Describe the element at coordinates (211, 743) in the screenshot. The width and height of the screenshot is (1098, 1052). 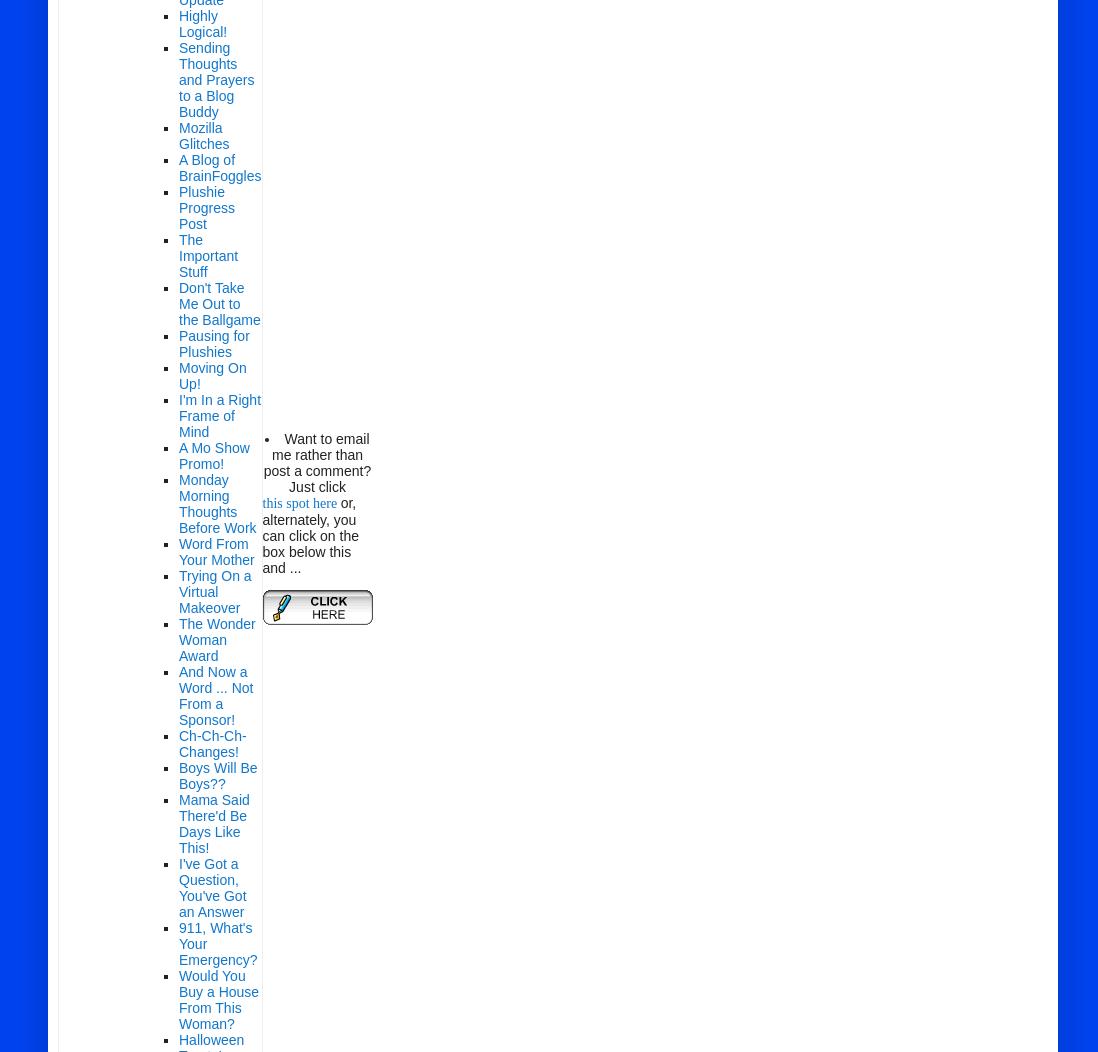
I see `'Ch-Ch-Ch-Changes!'` at that location.